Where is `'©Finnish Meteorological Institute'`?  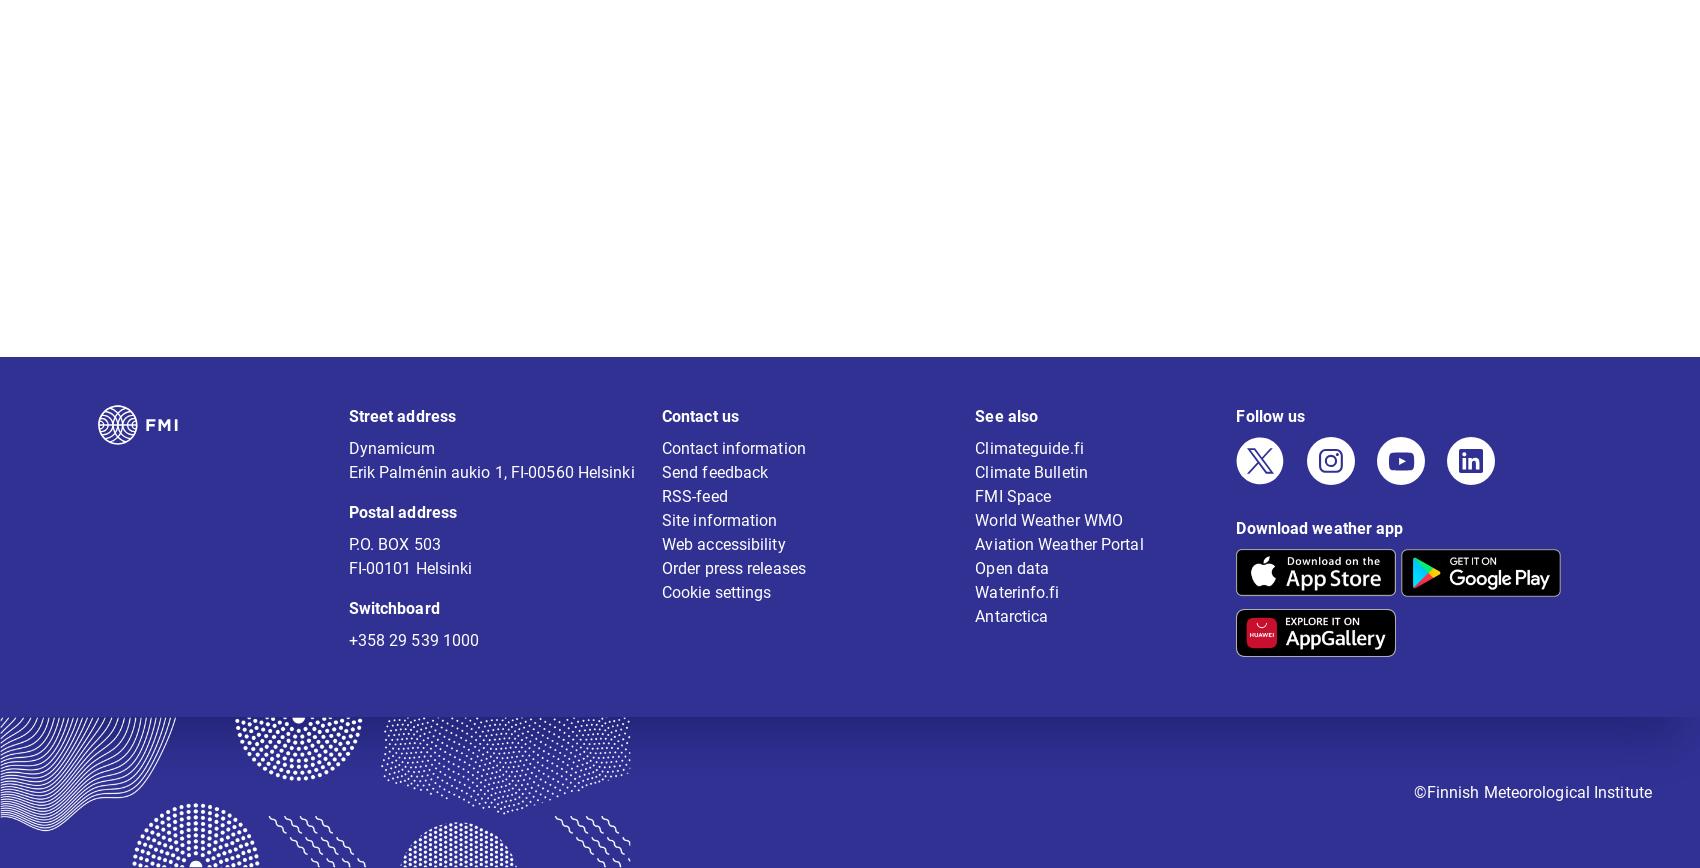
'©Finnish Meteorological Institute' is located at coordinates (1532, 805).